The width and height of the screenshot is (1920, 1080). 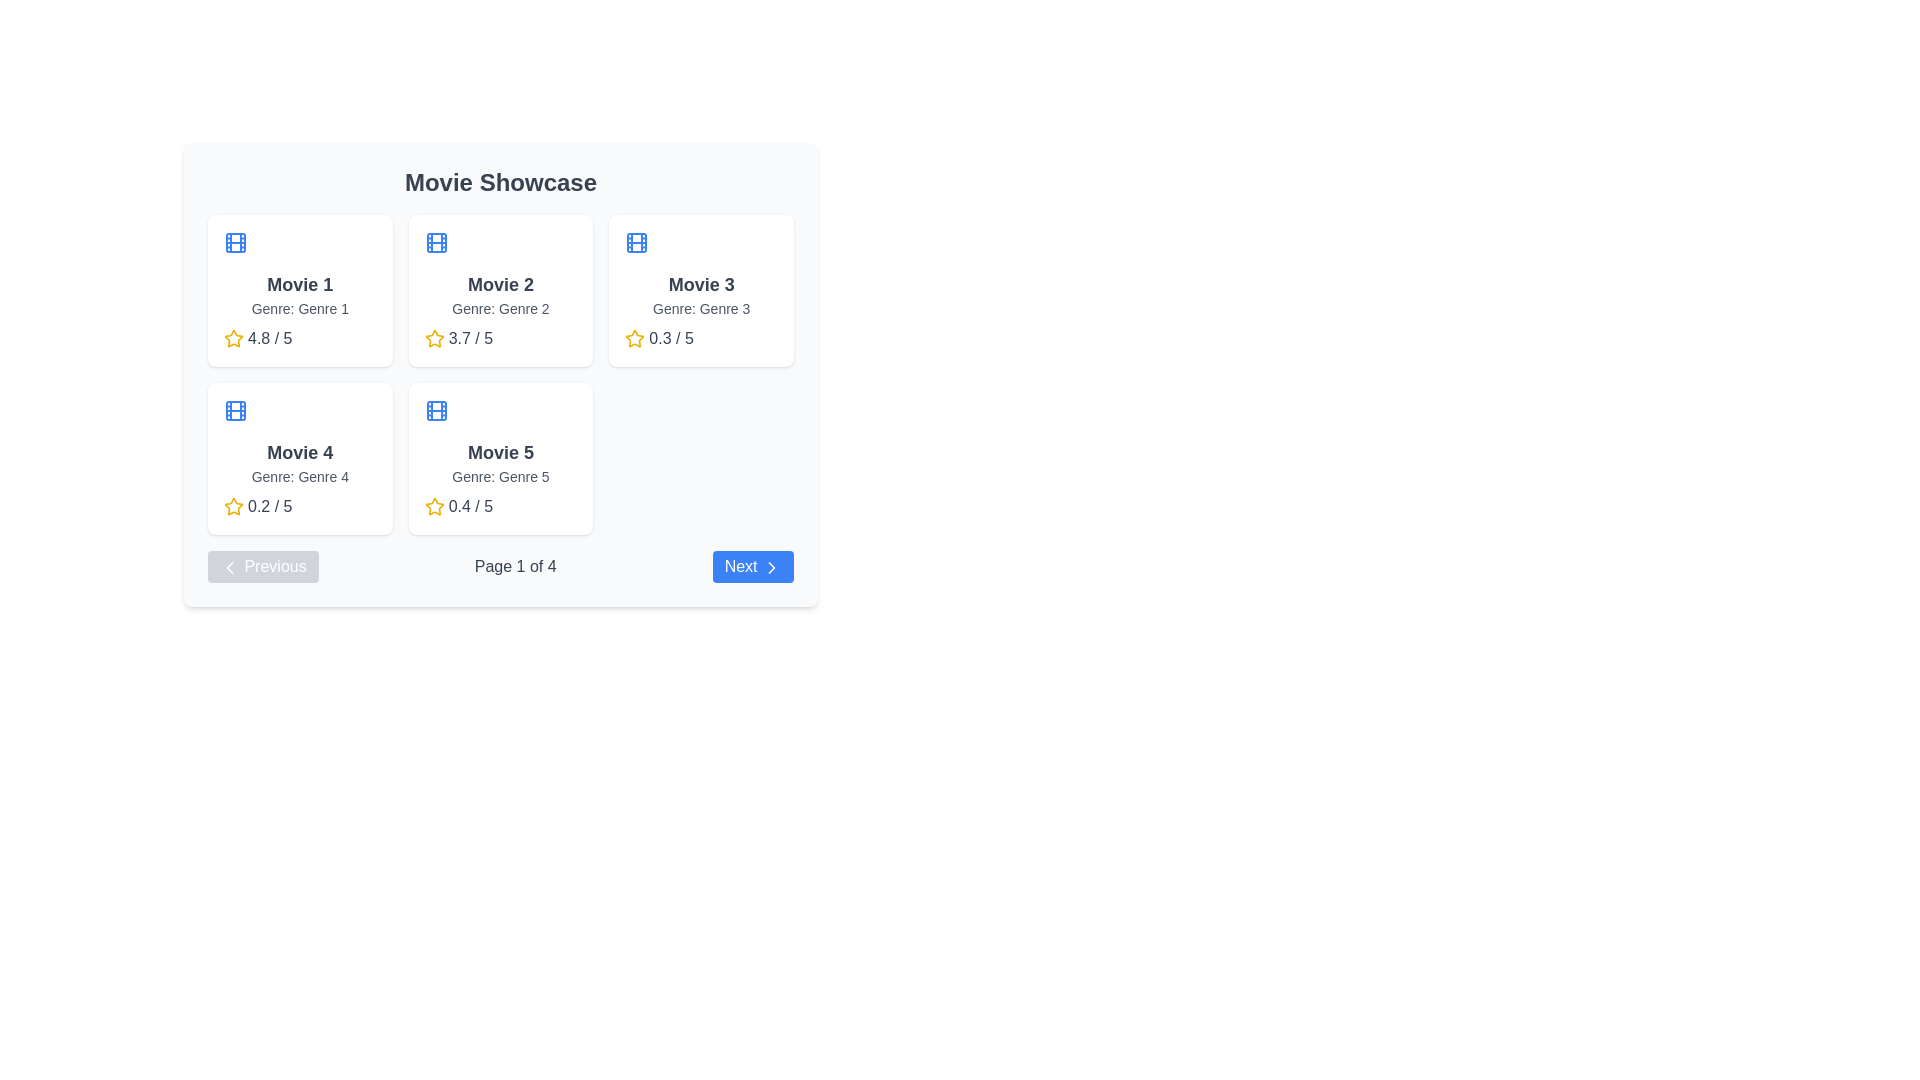 What do you see at coordinates (636, 242) in the screenshot?
I see `the movie icon located in the top-right corner of the 'Movie Showcase' grid layout, associated with 'Movie 3'` at bounding box center [636, 242].